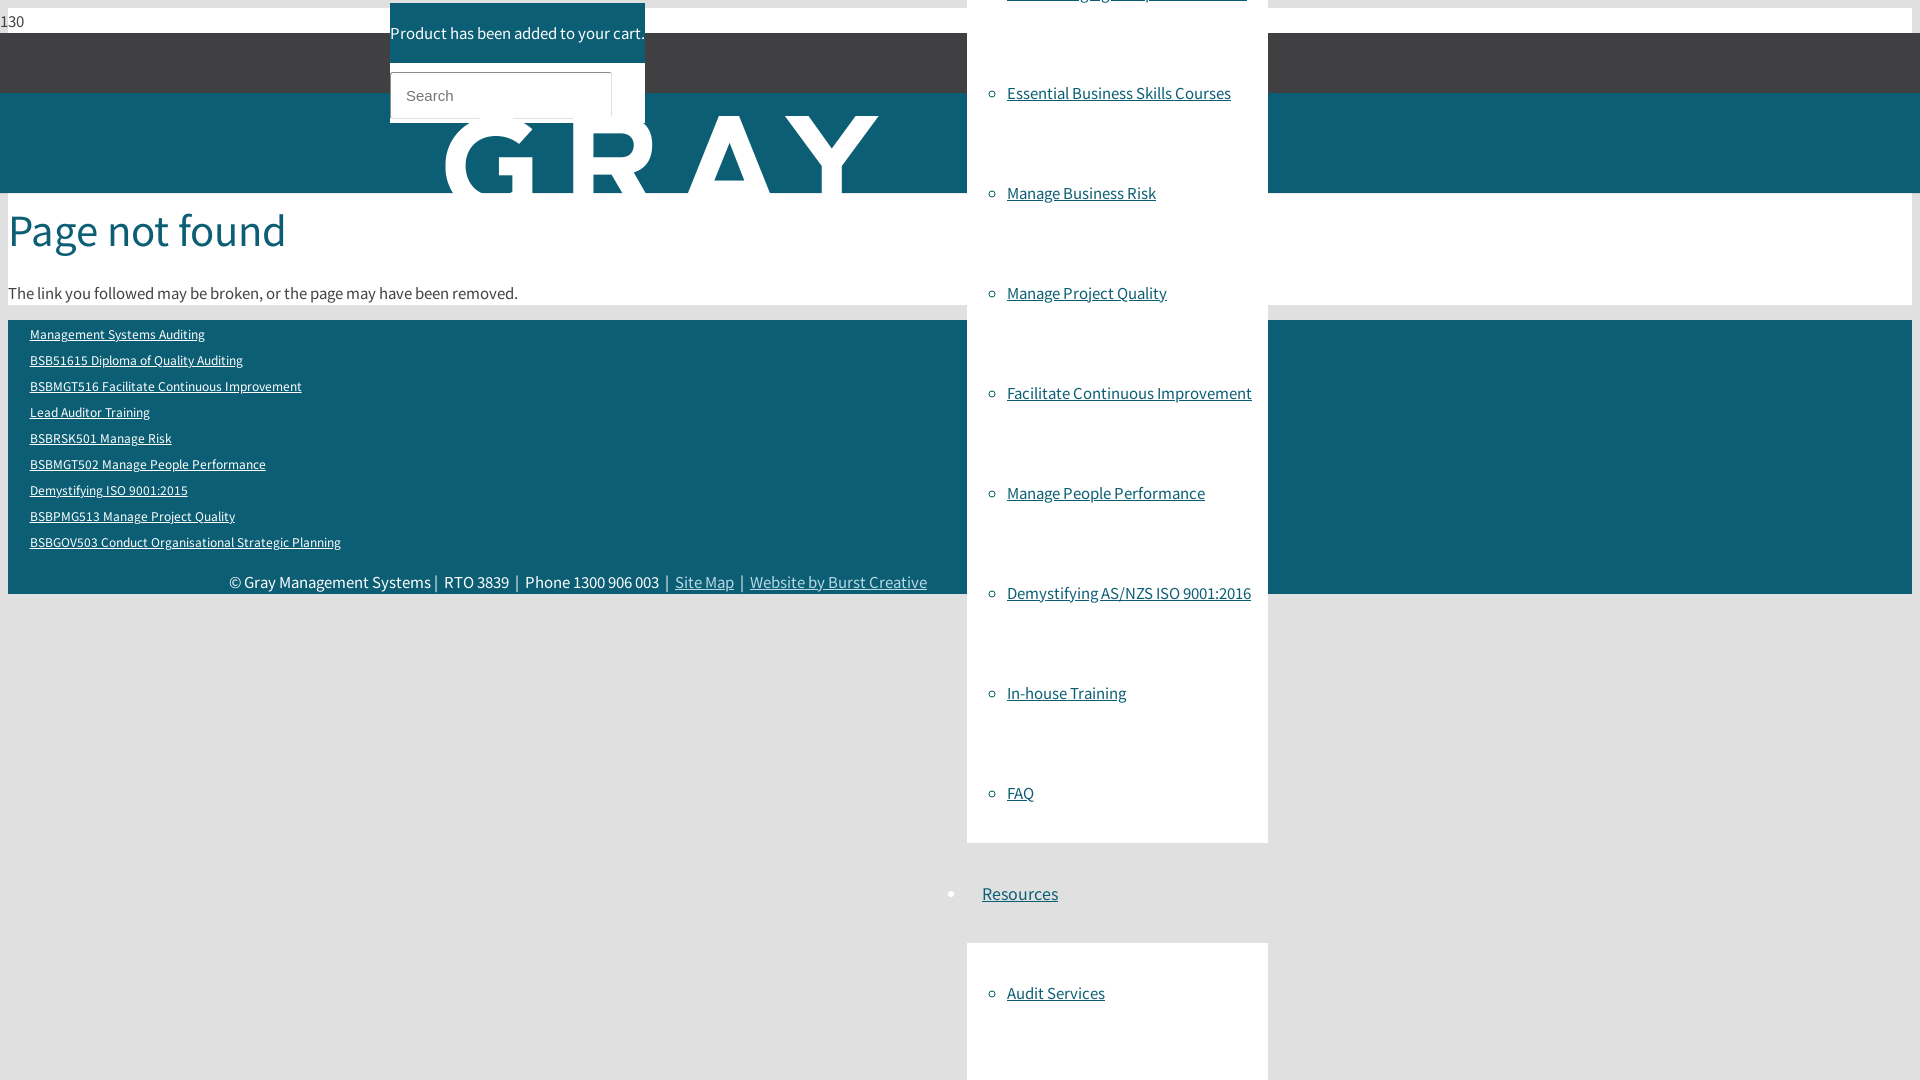 This screenshot has width=1920, height=1080. What do you see at coordinates (1128, 591) in the screenshot?
I see `'Demystifying AS/NZS ISO 9001:2016'` at bounding box center [1128, 591].